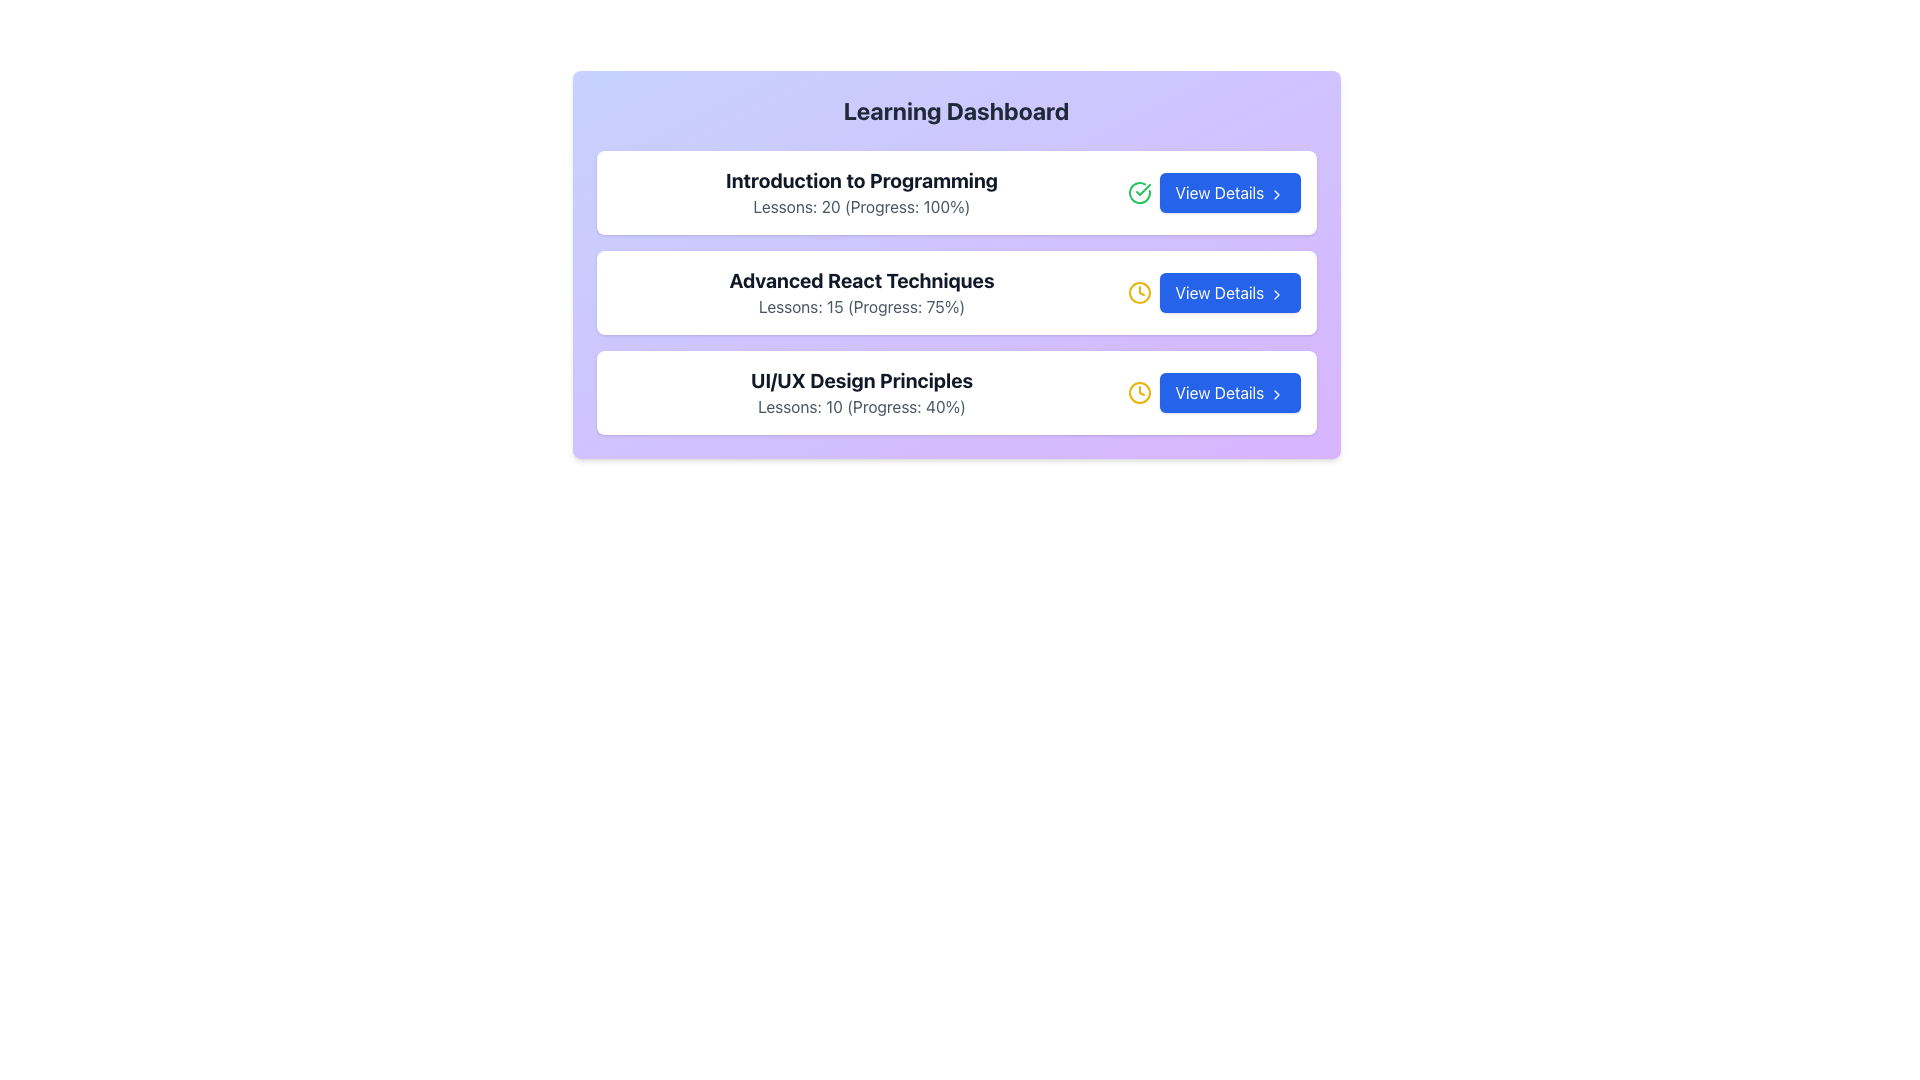 Image resolution: width=1920 pixels, height=1080 pixels. I want to click on the progress status icon that visually communicates the progress of the specific lesson, located to the left of the 'View Details' button and aligned with the text 'Lessons: 15 (Progress: 75%)', so click(1139, 393).